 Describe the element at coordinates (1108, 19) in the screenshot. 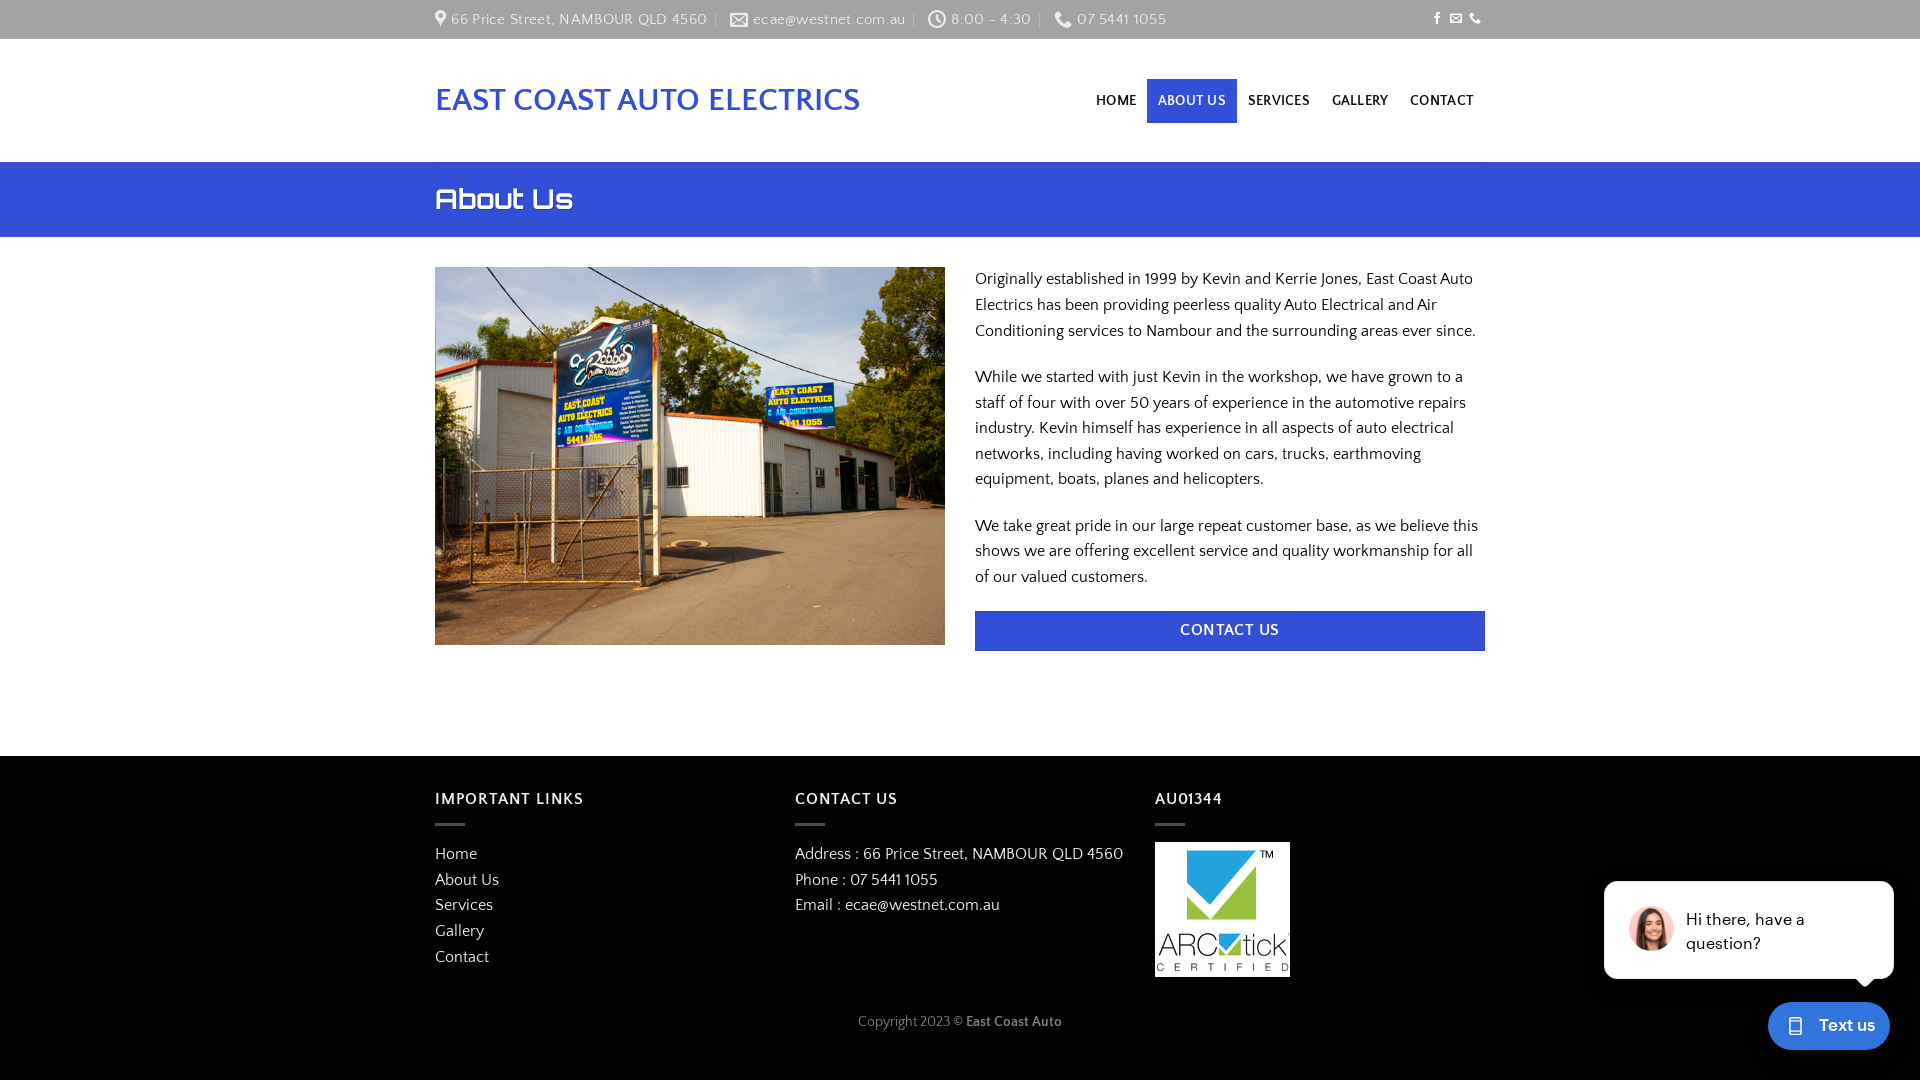

I see `'07 5441 1055'` at that location.